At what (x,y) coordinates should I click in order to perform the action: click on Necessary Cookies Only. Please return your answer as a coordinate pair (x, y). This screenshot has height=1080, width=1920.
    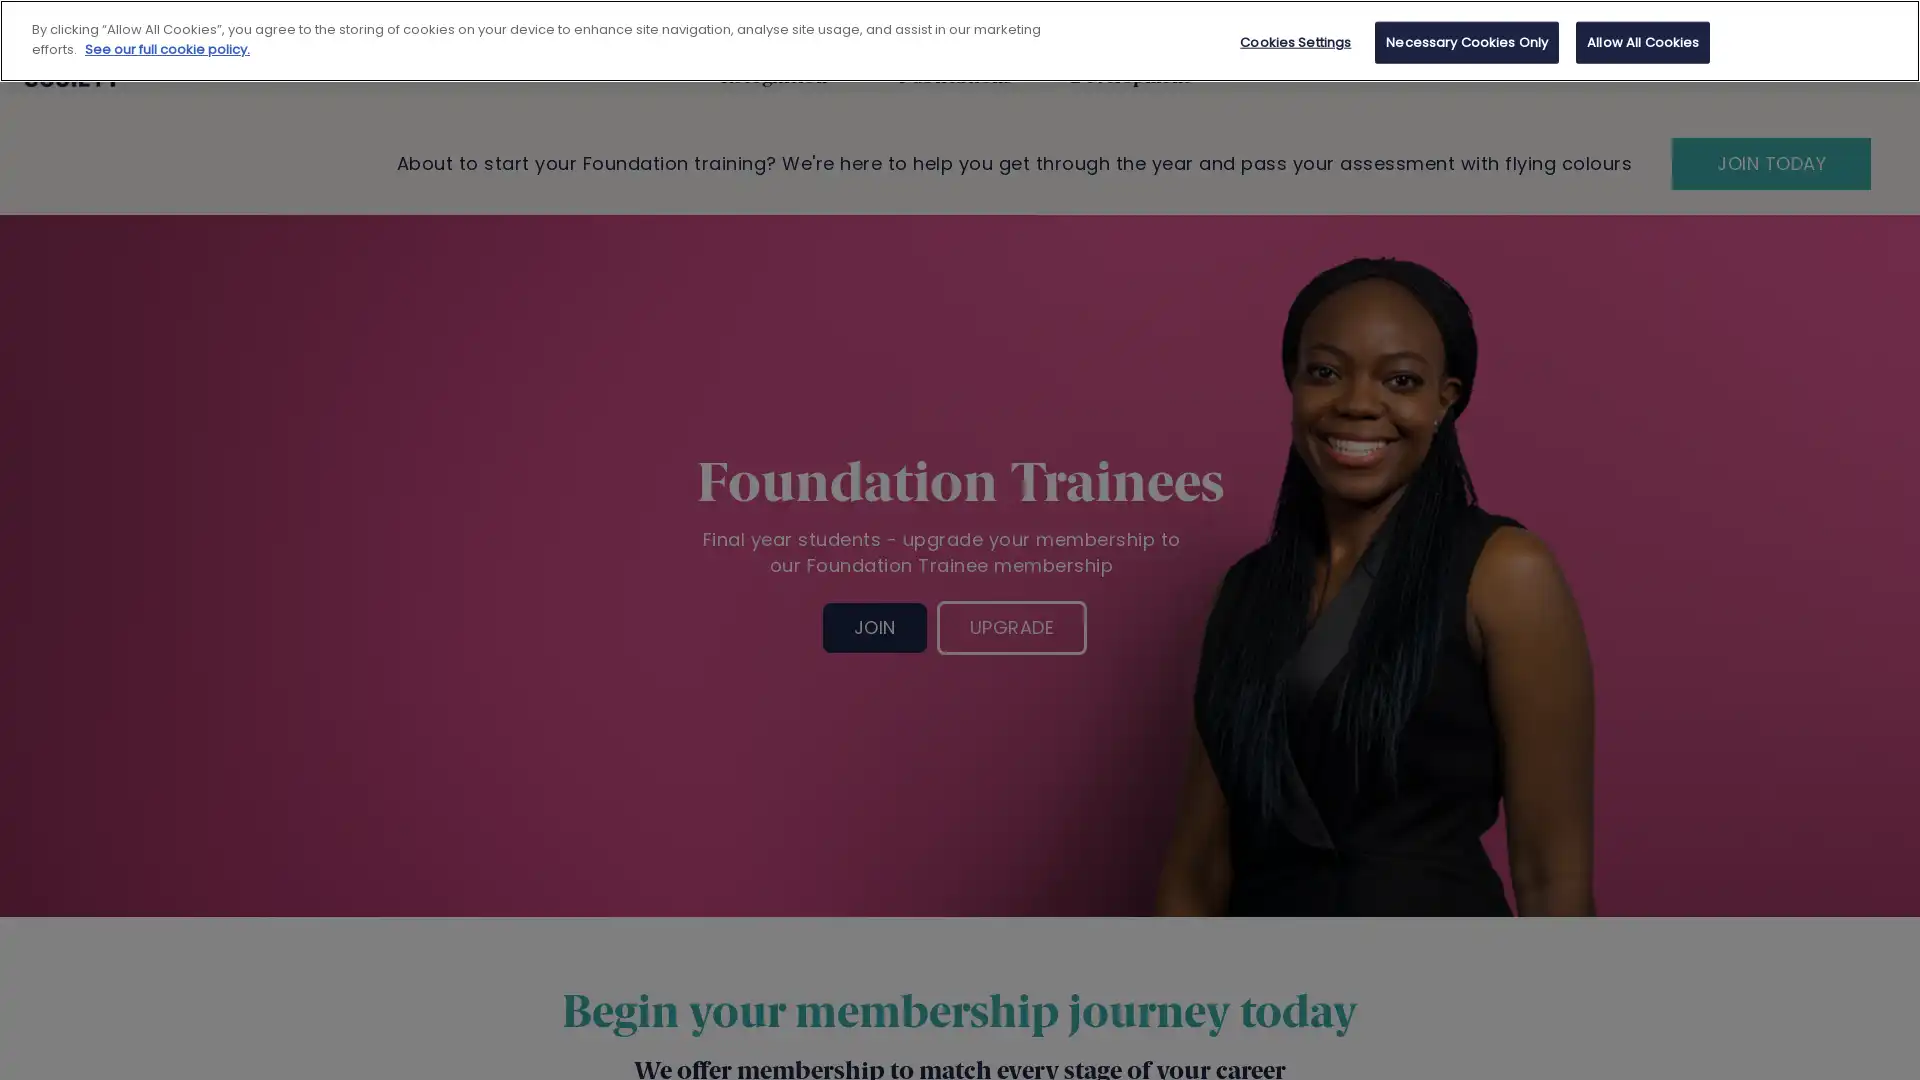
    Looking at the image, I should click on (1467, 42).